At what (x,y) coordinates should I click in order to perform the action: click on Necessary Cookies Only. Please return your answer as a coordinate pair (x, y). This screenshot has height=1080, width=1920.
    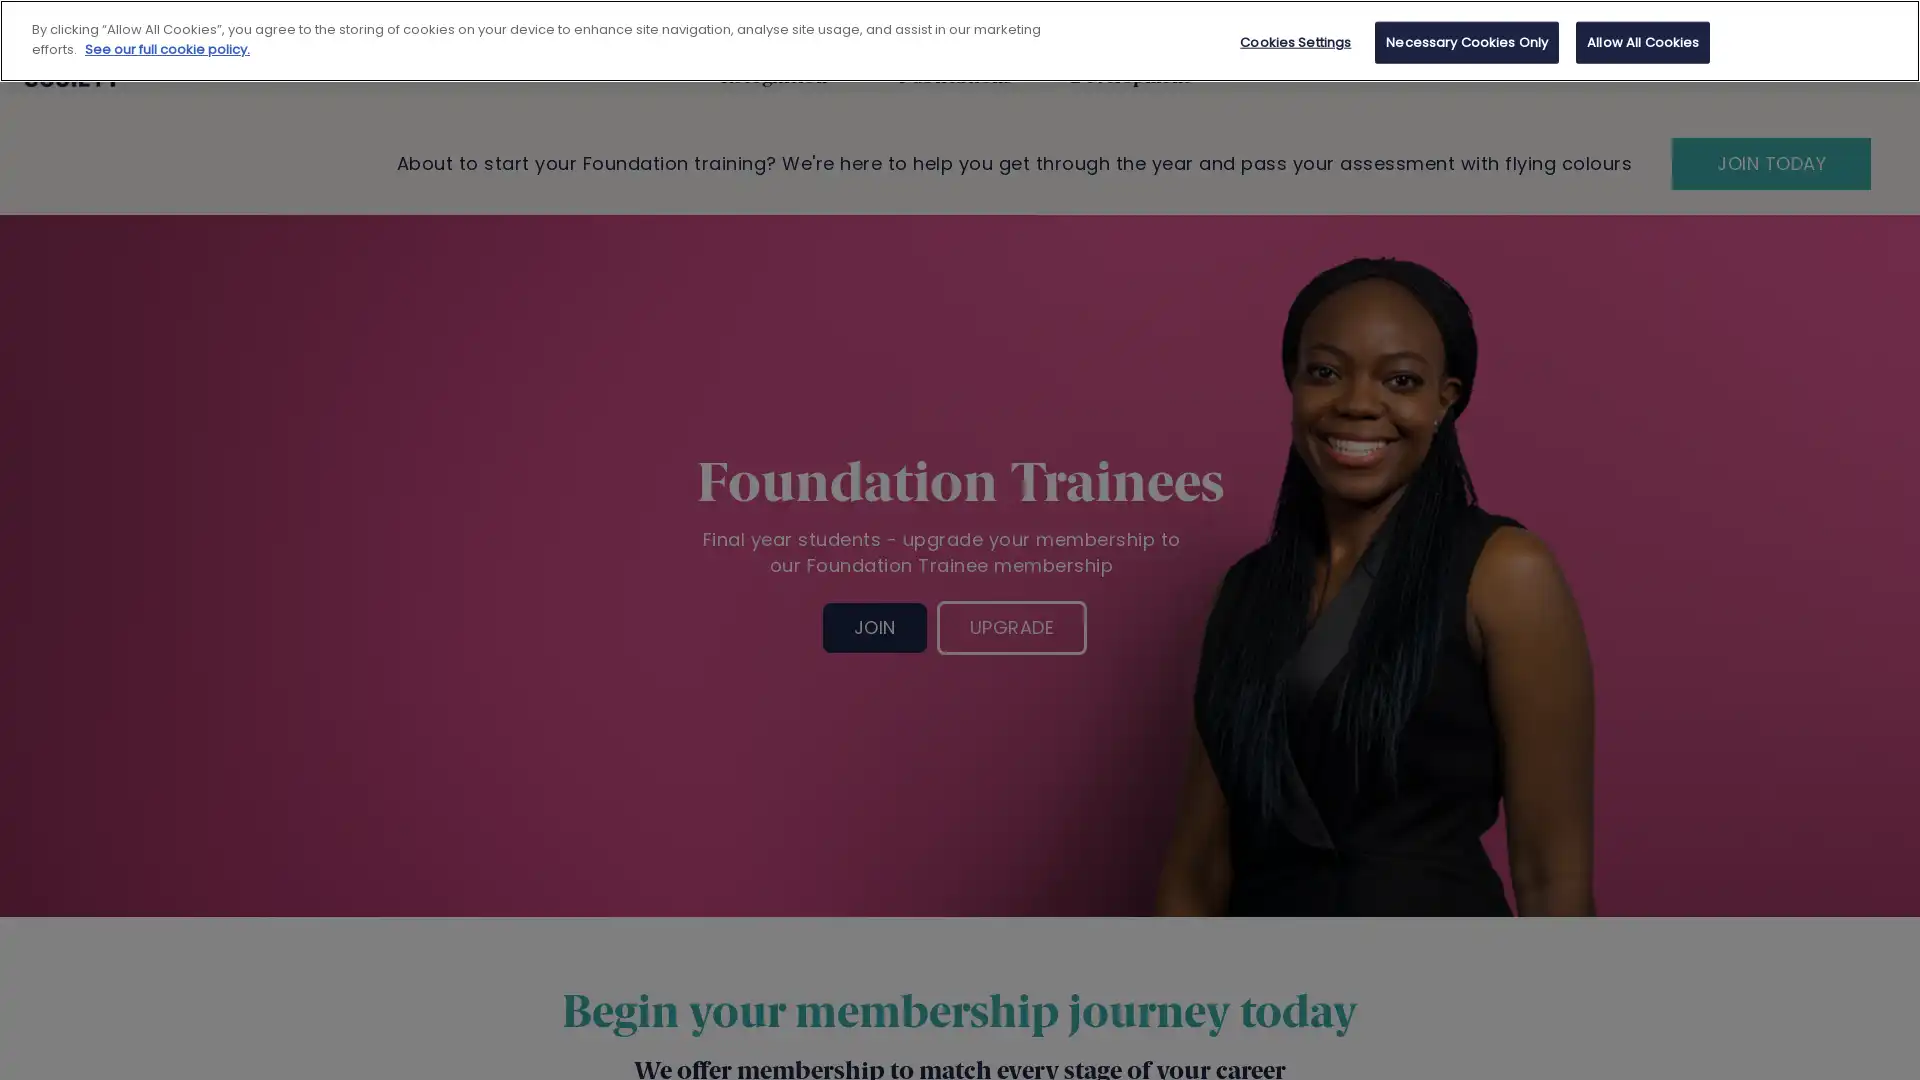
    Looking at the image, I should click on (1467, 42).